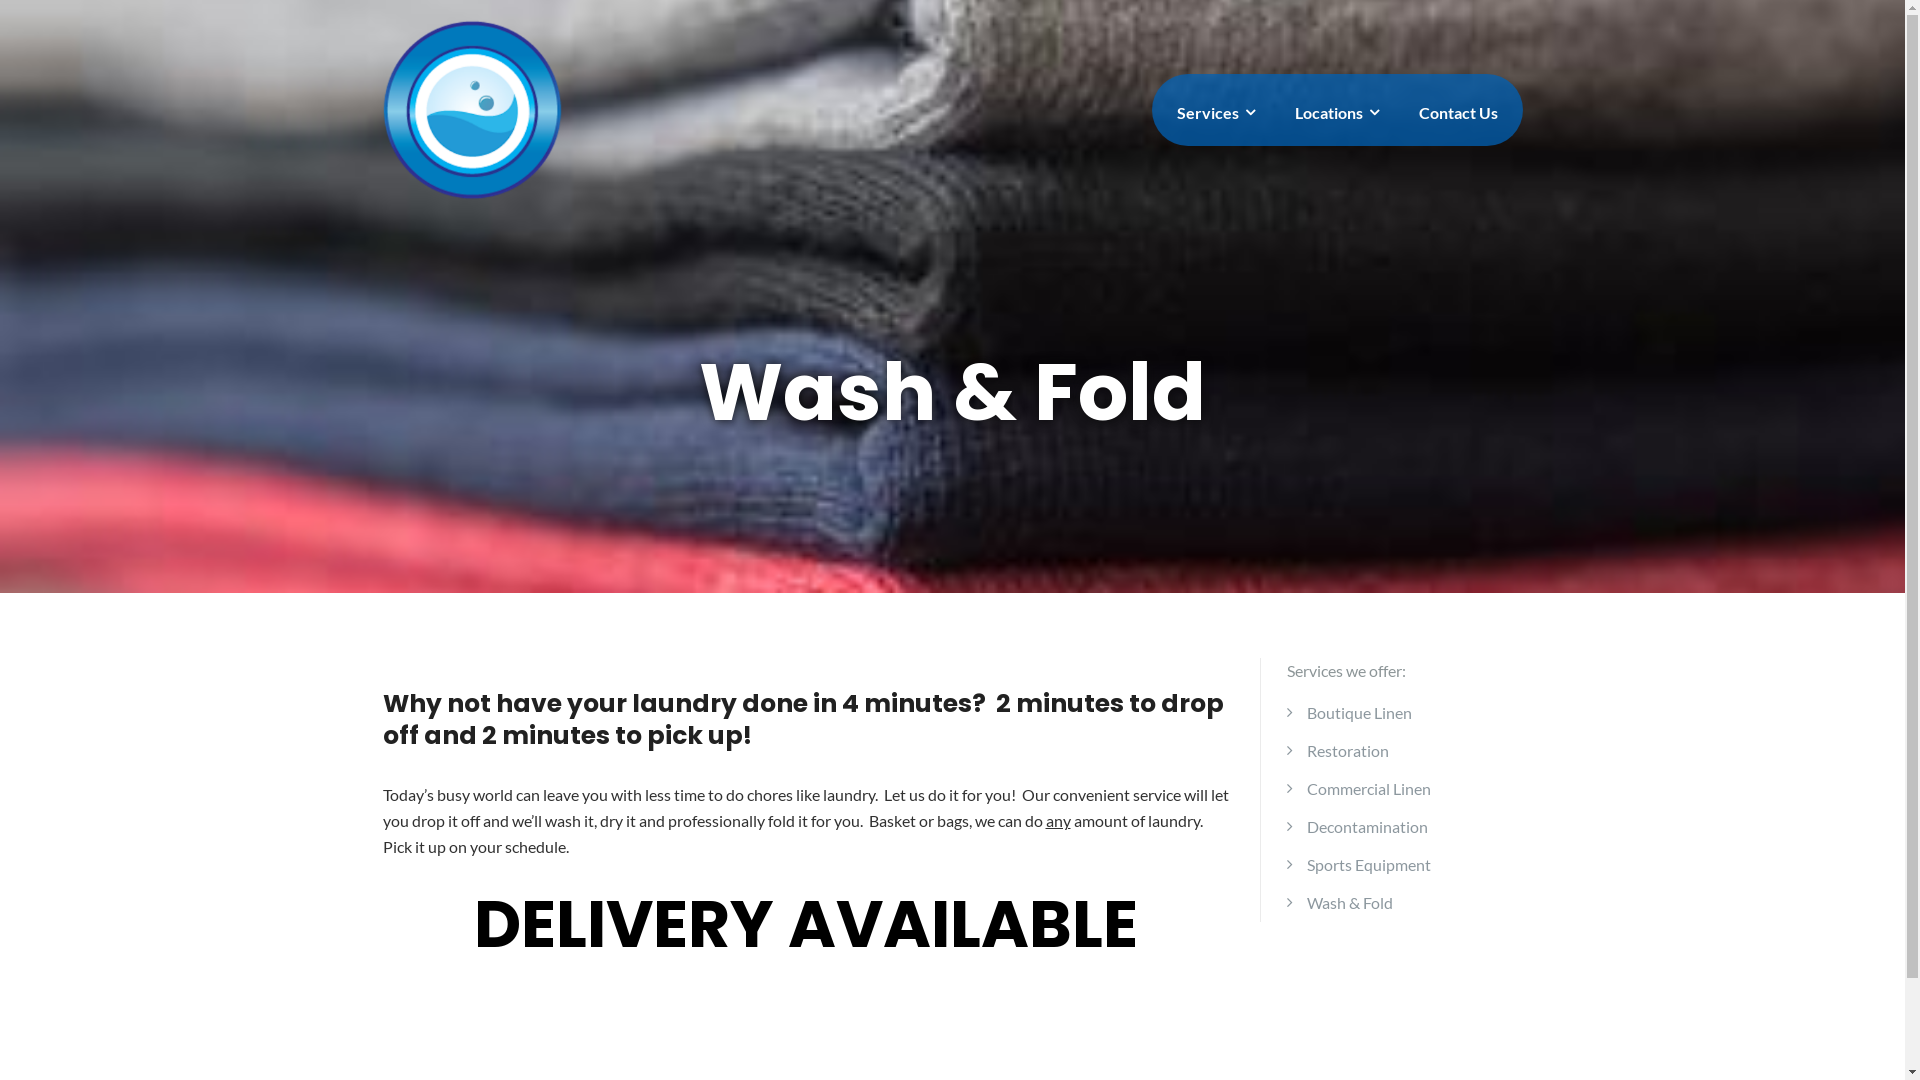  What do you see at coordinates (1366, 826) in the screenshot?
I see `'Decontamination'` at bounding box center [1366, 826].